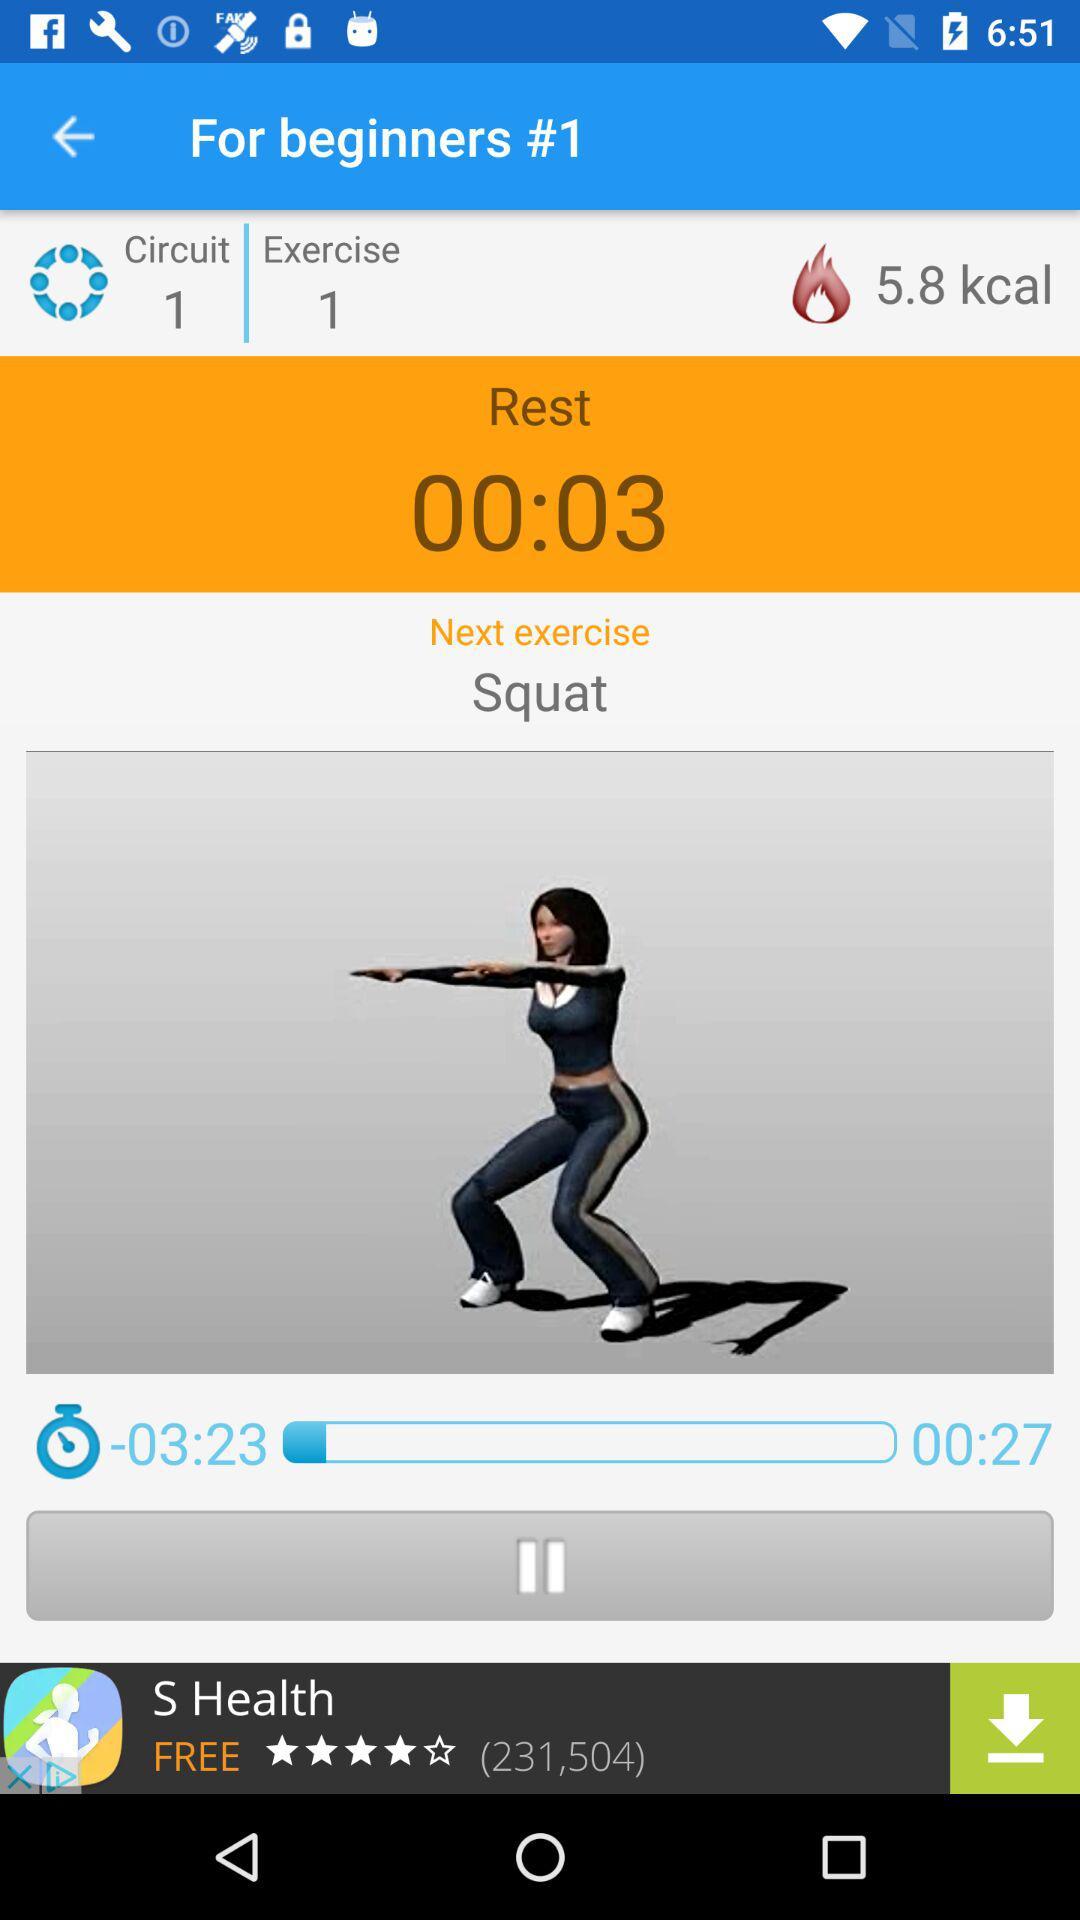  What do you see at coordinates (67, 1441) in the screenshot?
I see `clickl on the time icon` at bounding box center [67, 1441].